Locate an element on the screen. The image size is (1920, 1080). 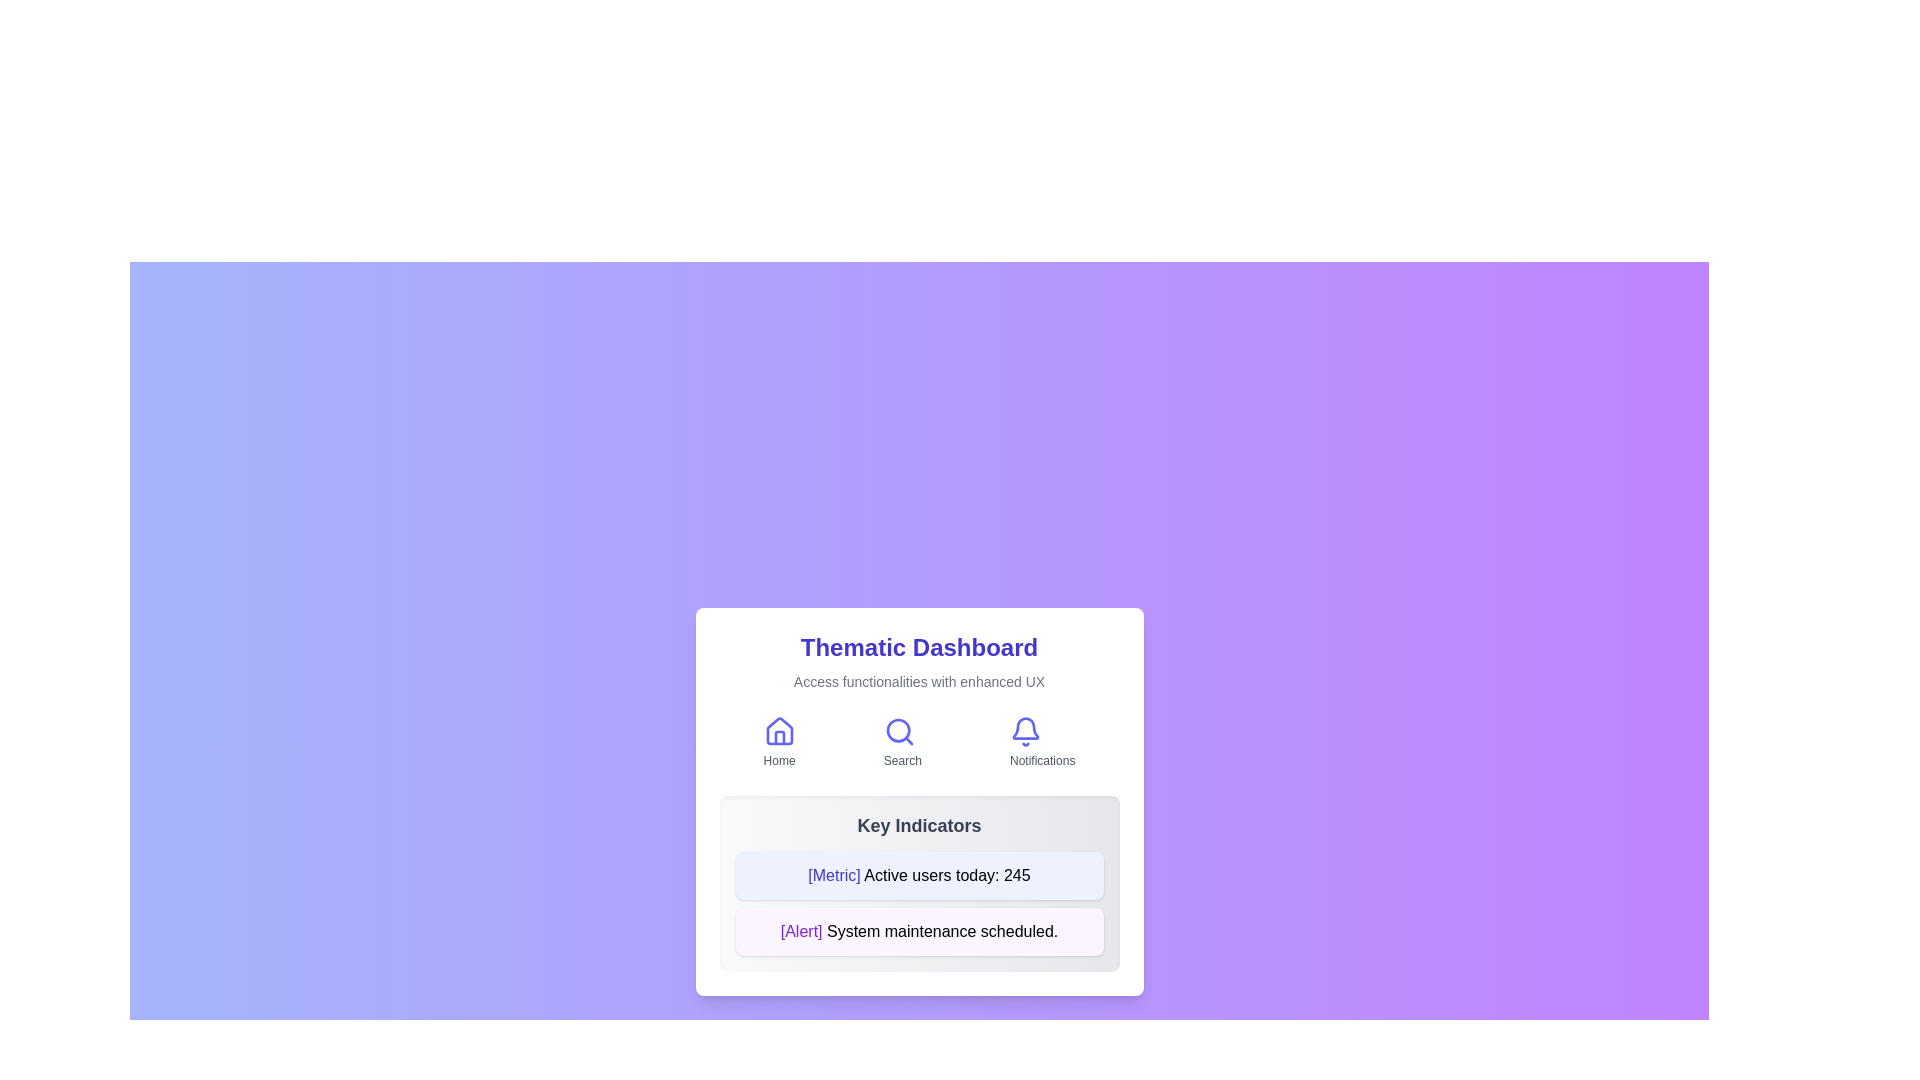
the inner circular portion of the search icon located at the center of the 'Search' button in the header section is located at coordinates (897, 730).